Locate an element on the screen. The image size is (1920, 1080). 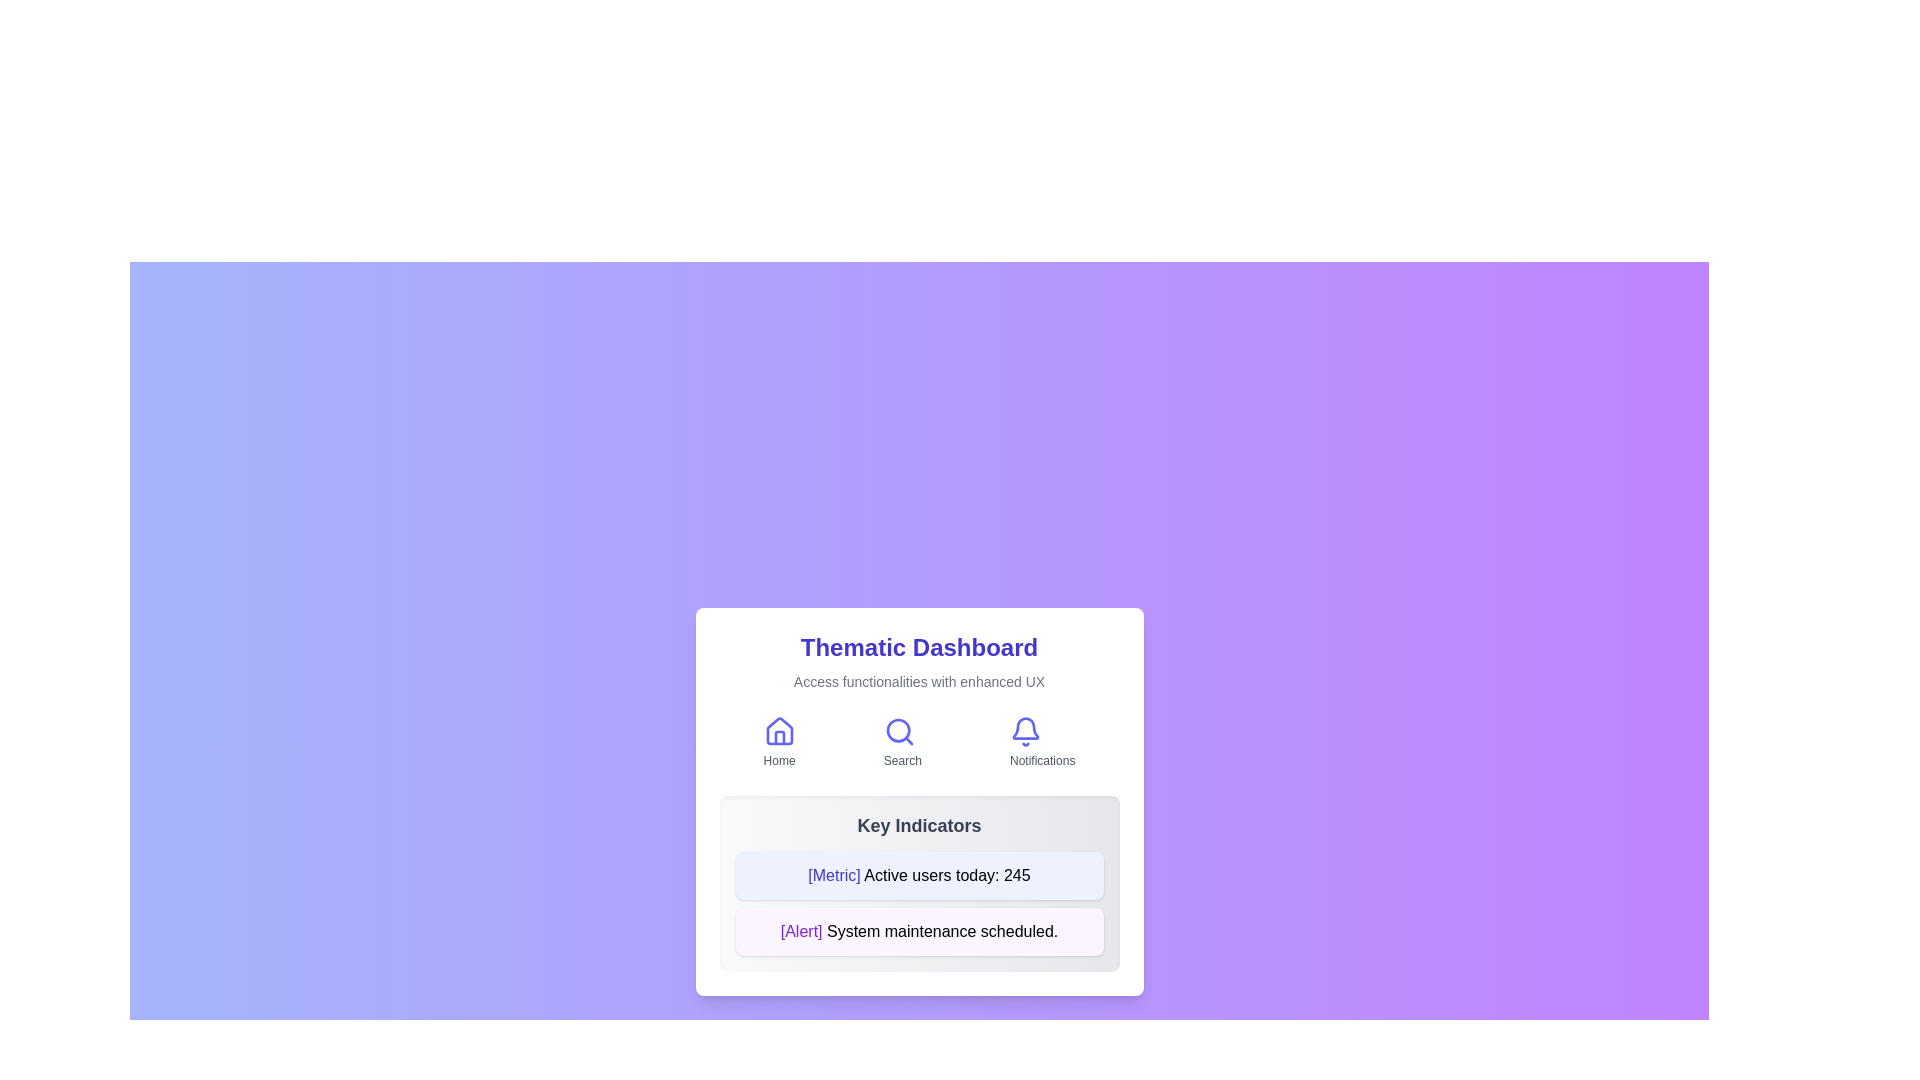
the inner circular portion of the search icon located at the center of the 'Search' button in the header section is located at coordinates (897, 730).